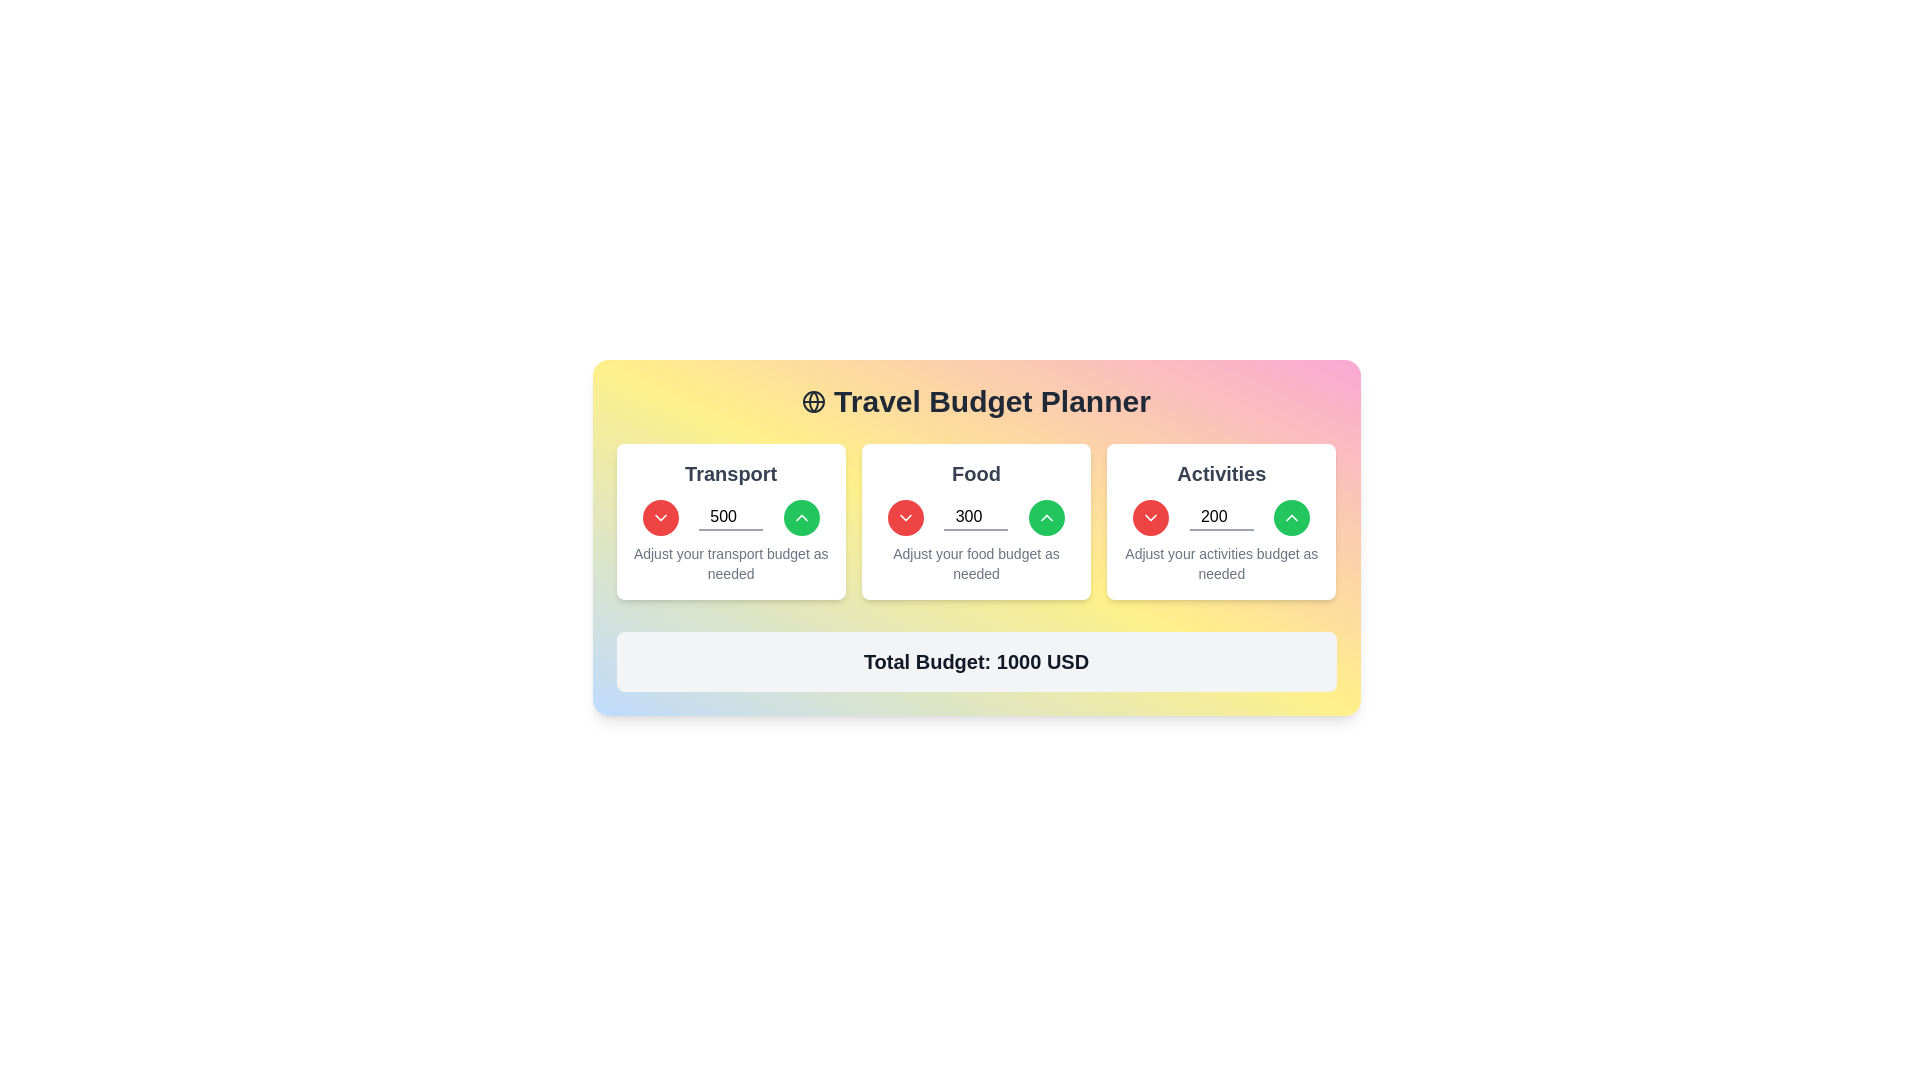 Image resolution: width=1920 pixels, height=1080 pixels. What do you see at coordinates (976, 474) in the screenshot?
I see `the 'Food' text label in the budget planner interface that identifies the section related to food, which is located in the second card of the horizontal row` at bounding box center [976, 474].